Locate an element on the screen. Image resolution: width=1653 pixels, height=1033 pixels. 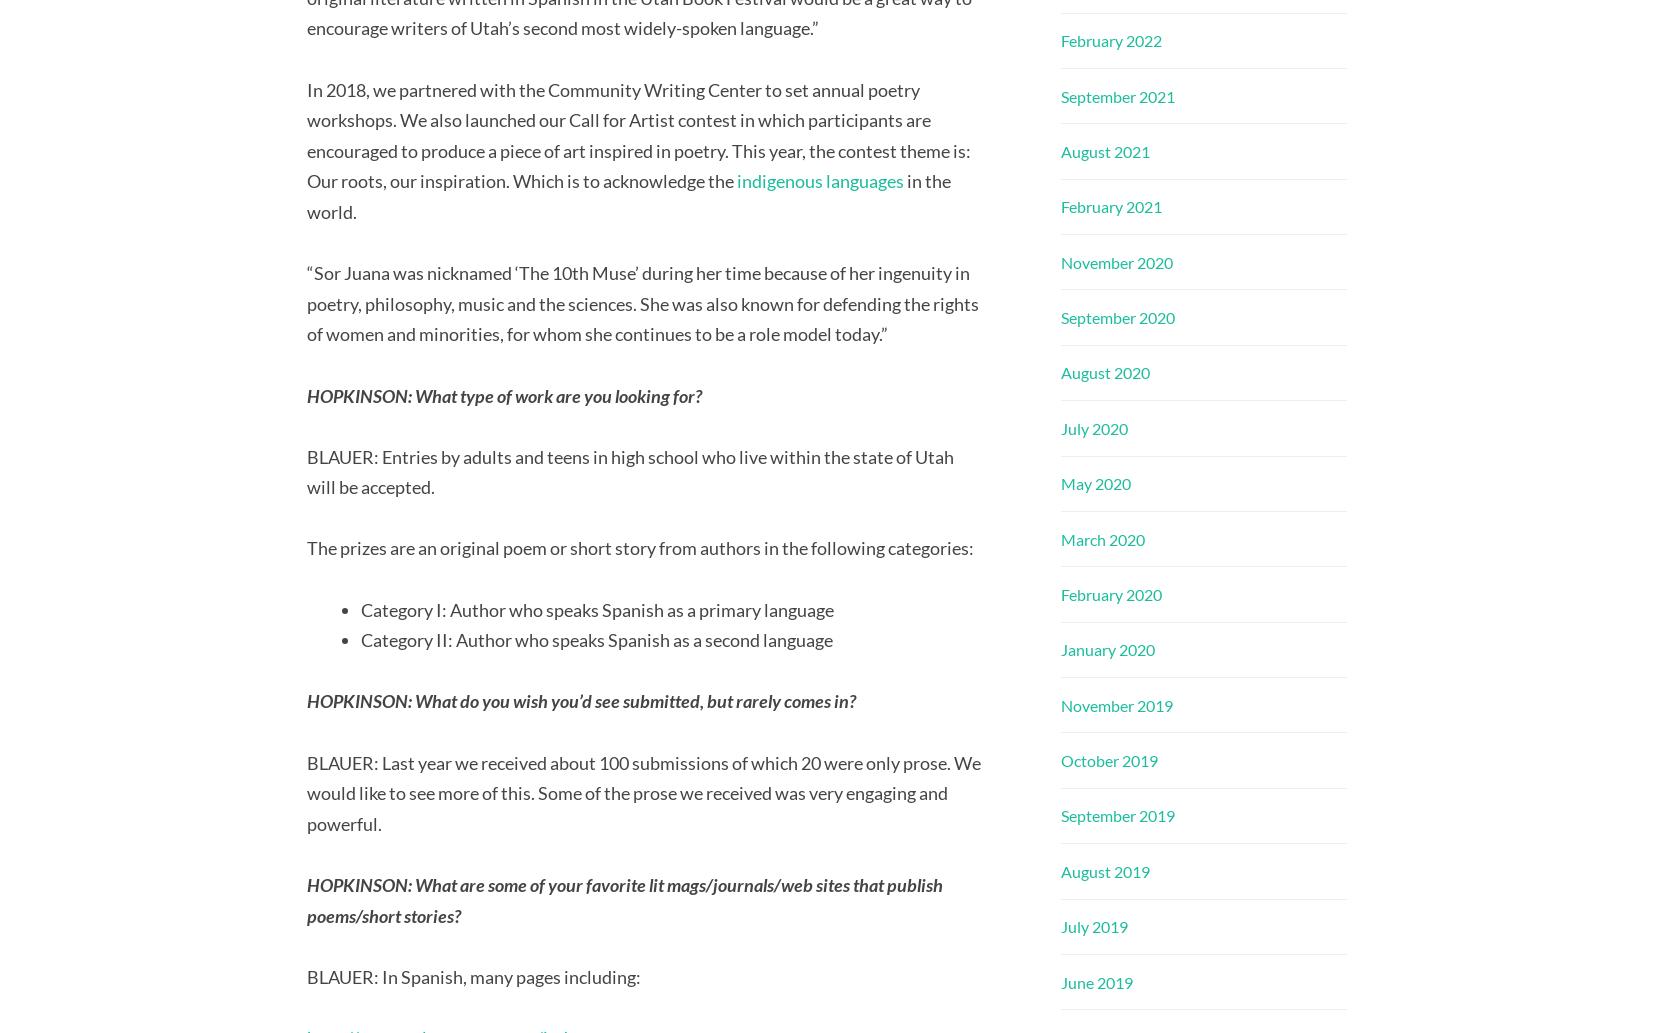
'January 2020' is located at coordinates (1107, 648).